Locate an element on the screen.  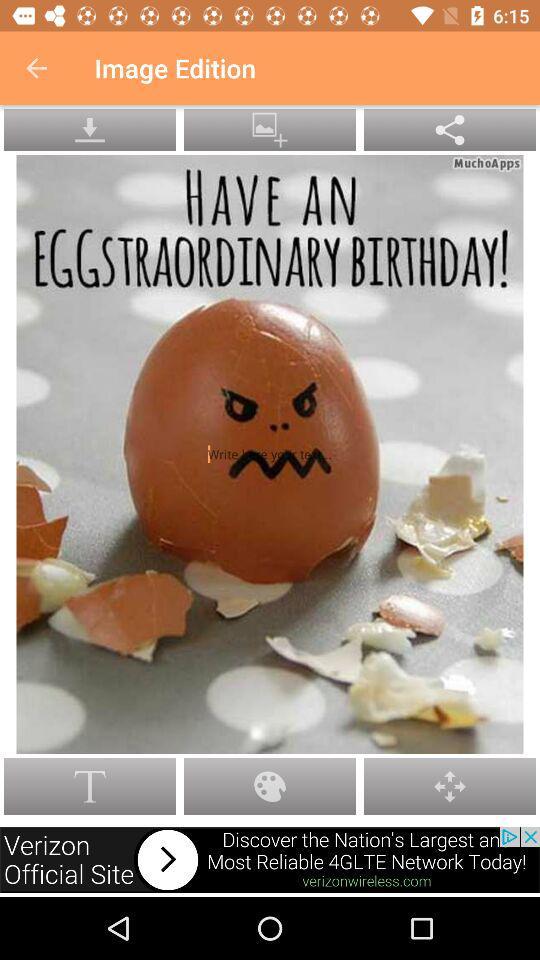
type text to display is located at coordinates (269, 454).